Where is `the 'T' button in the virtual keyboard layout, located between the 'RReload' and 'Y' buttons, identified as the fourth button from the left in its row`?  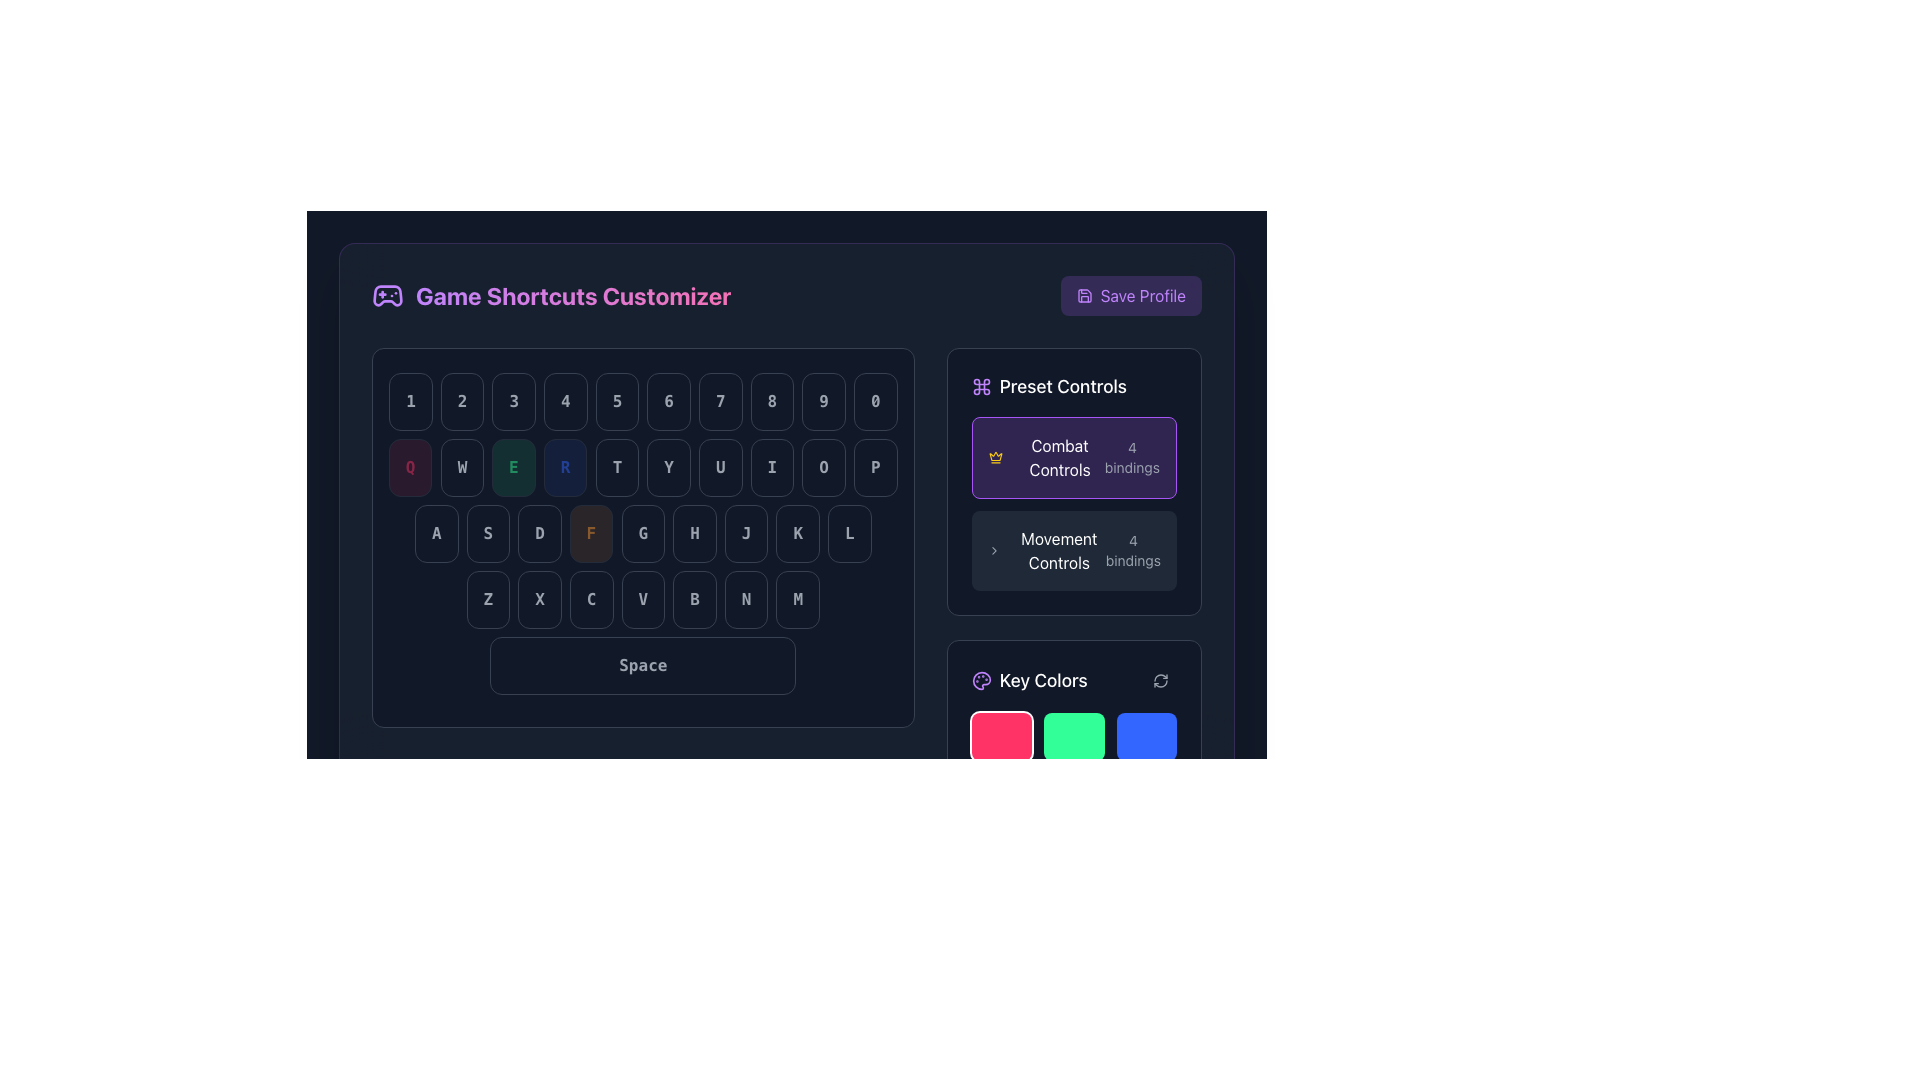
the 'T' button in the virtual keyboard layout, located between the 'RReload' and 'Y' buttons, identified as the fourth button from the left in its row is located at coordinates (616, 467).